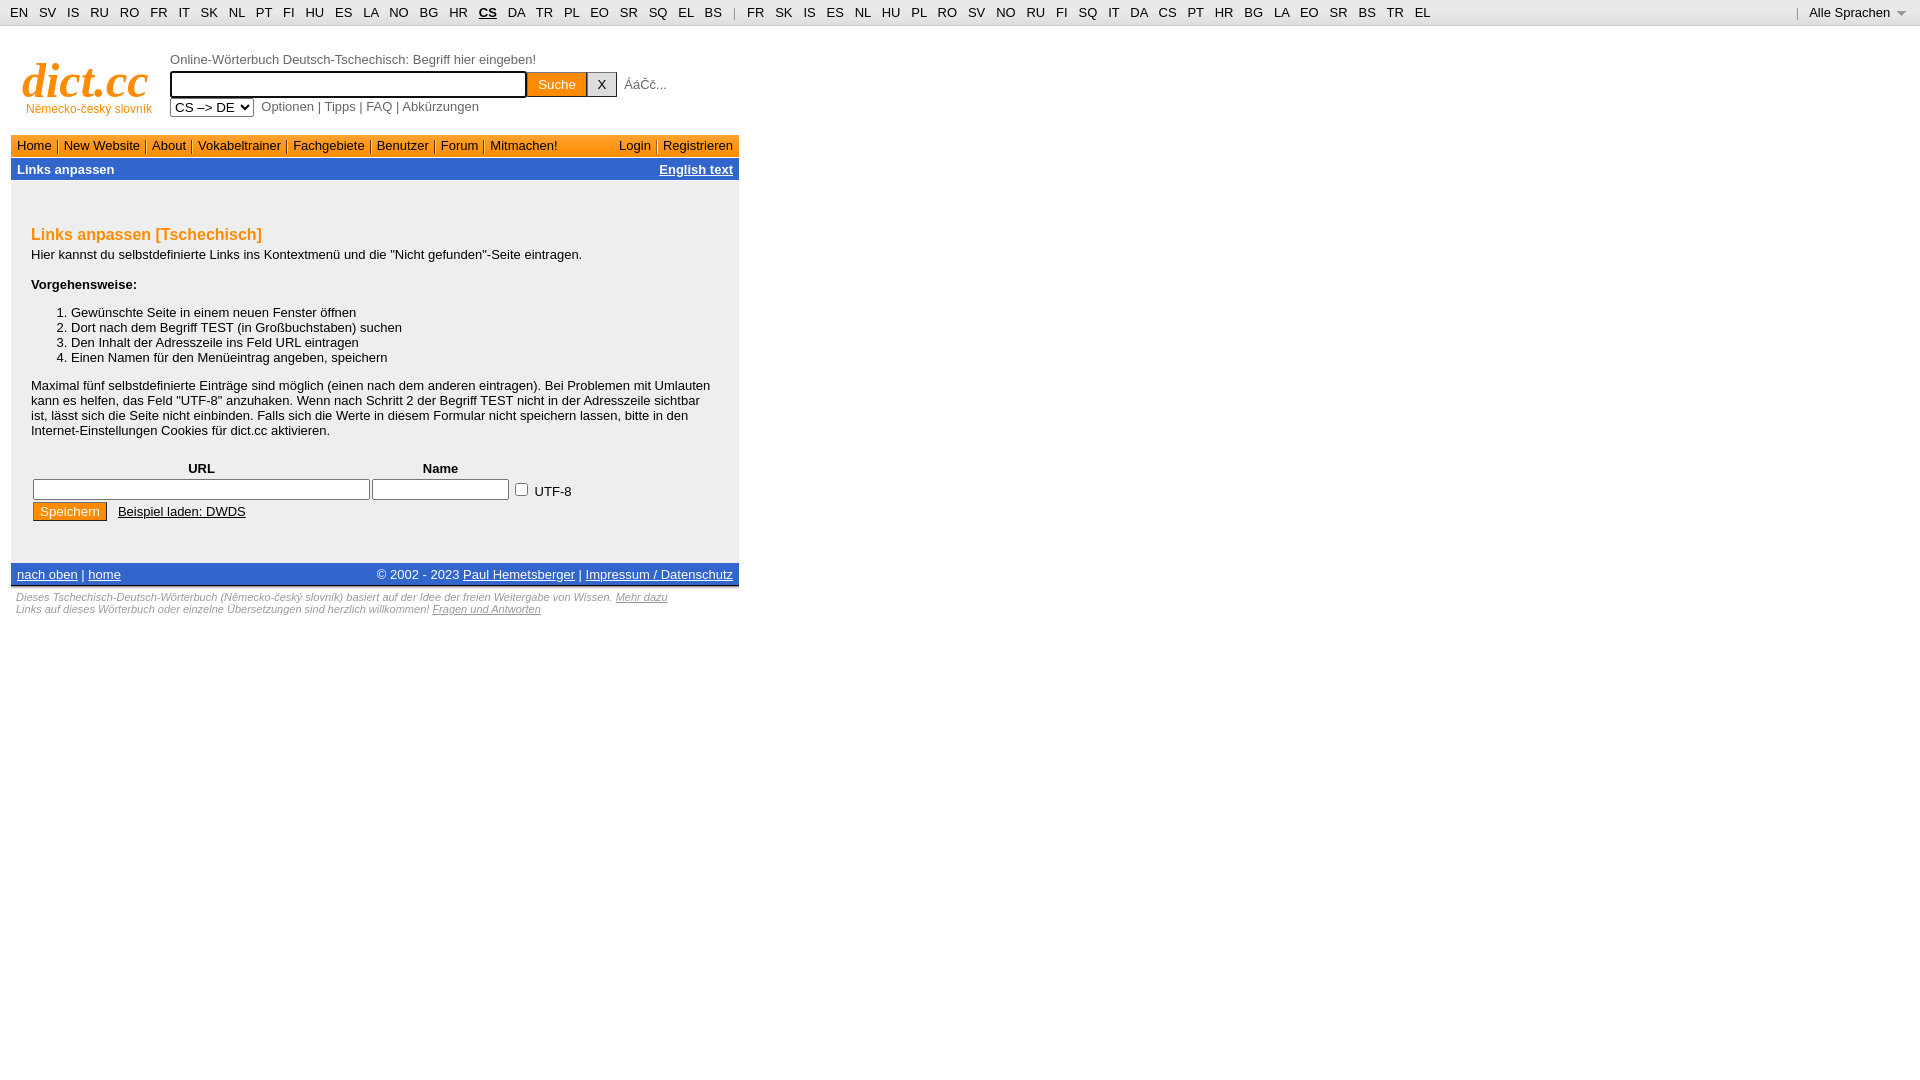  I want to click on 'DA', so click(1129, 12).